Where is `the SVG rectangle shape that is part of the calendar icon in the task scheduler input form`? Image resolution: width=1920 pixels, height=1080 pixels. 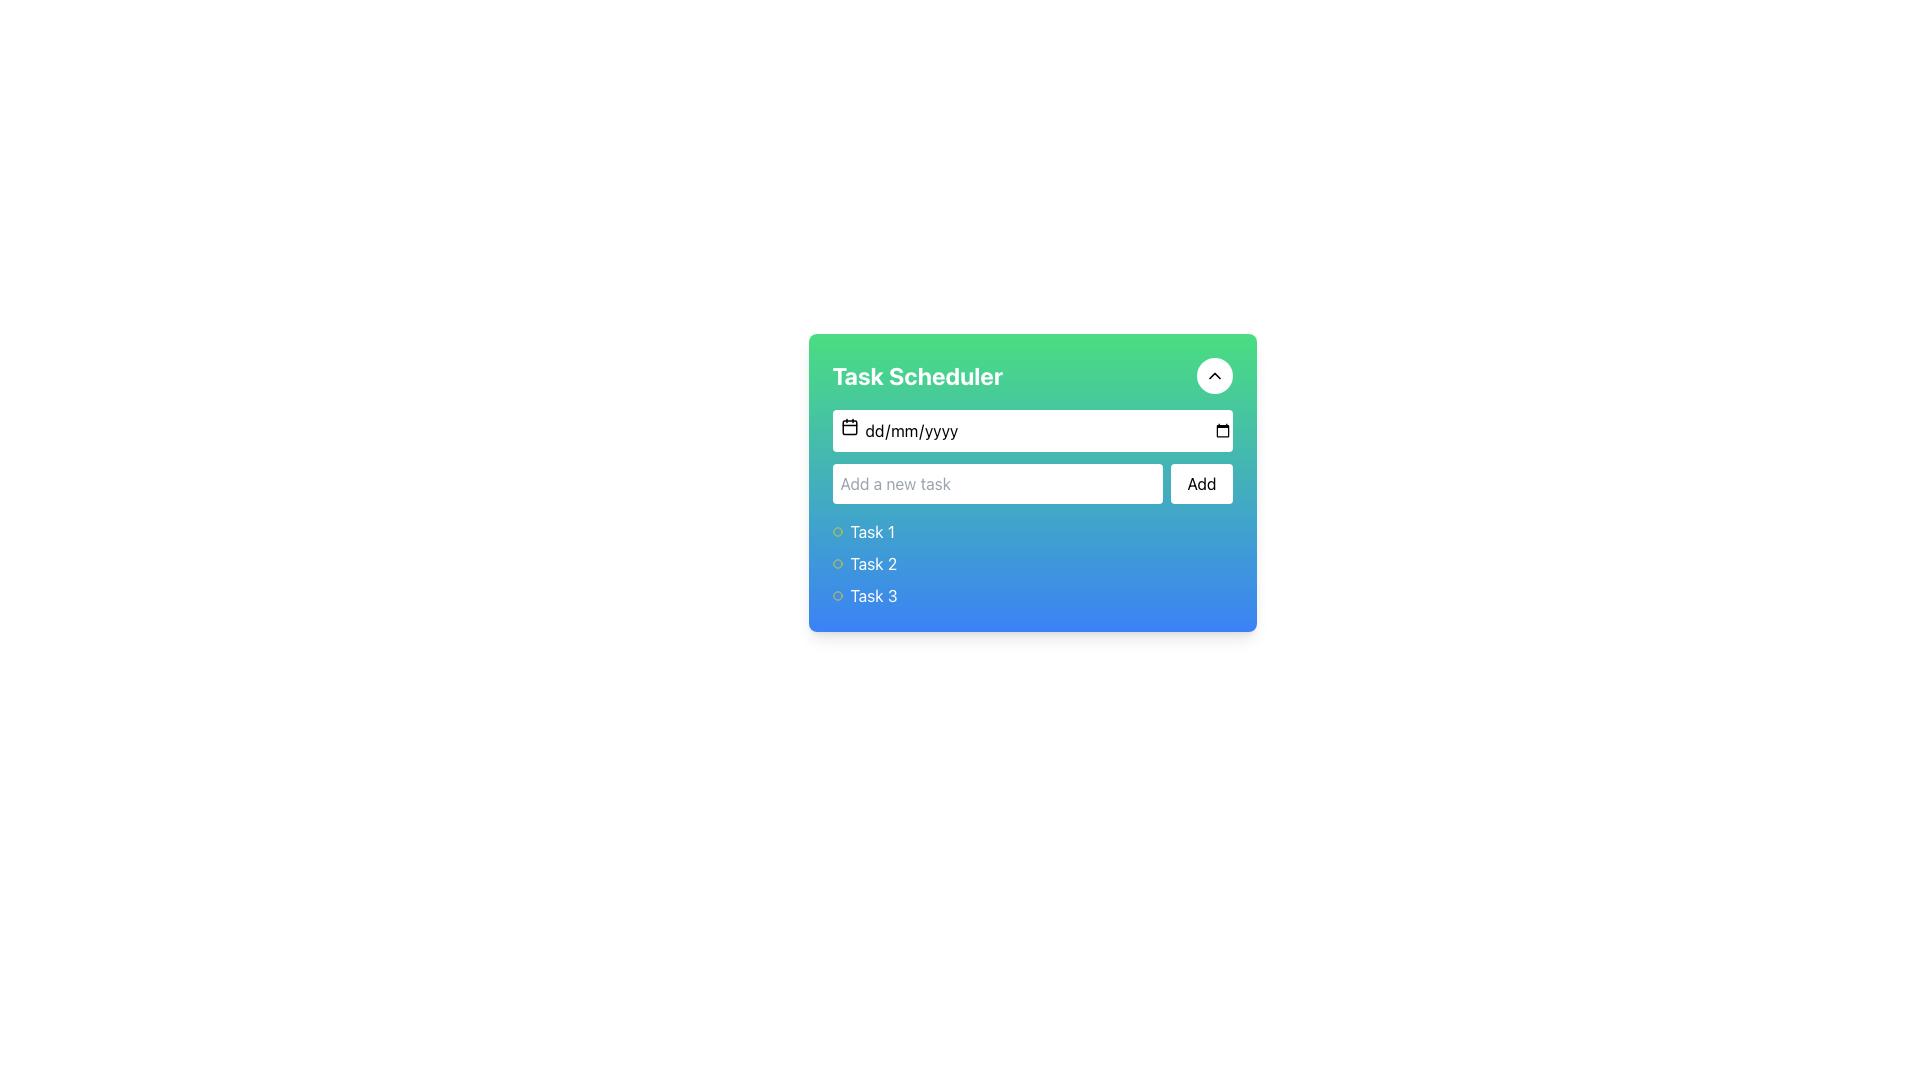
the SVG rectangle shape that is part of the calendar icon in the task scheduler input form is located at coordinates (849, 426).